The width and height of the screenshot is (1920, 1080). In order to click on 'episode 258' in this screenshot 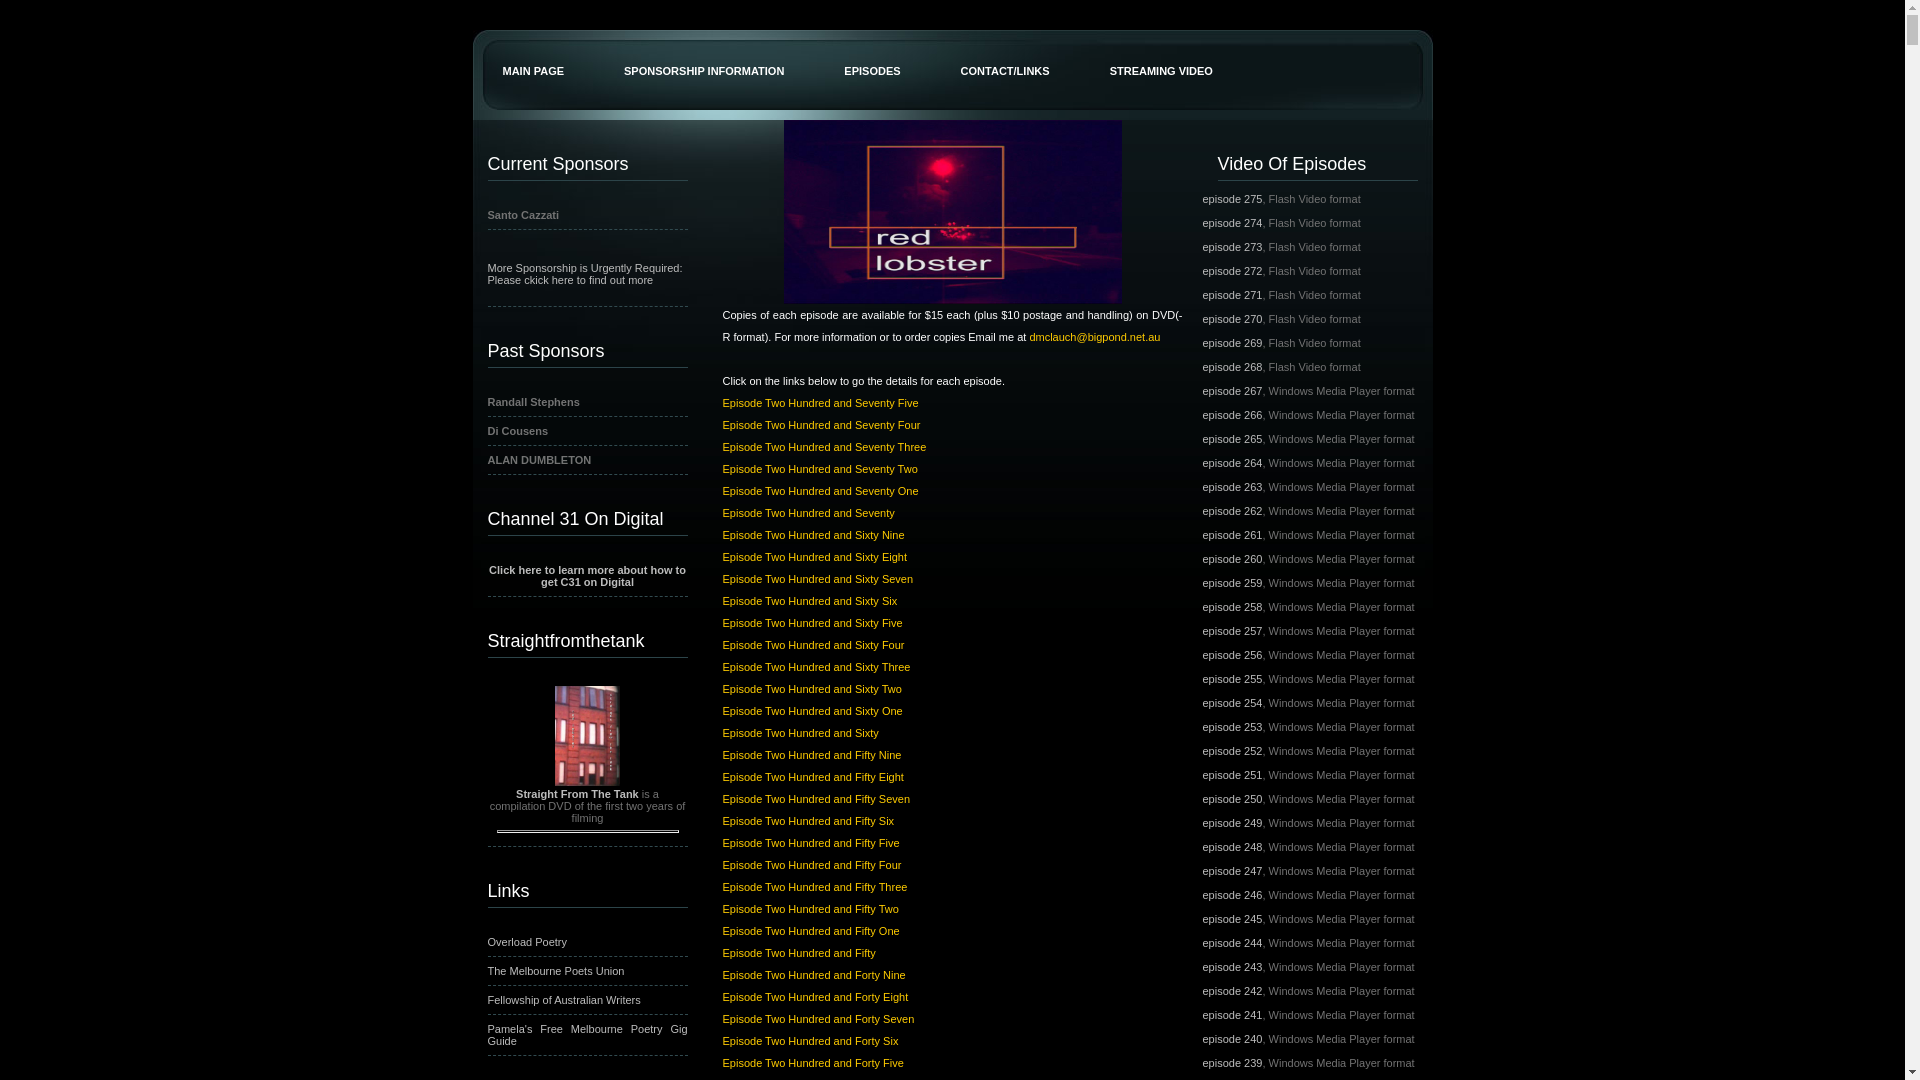, I will do `click(1231, 605)`.